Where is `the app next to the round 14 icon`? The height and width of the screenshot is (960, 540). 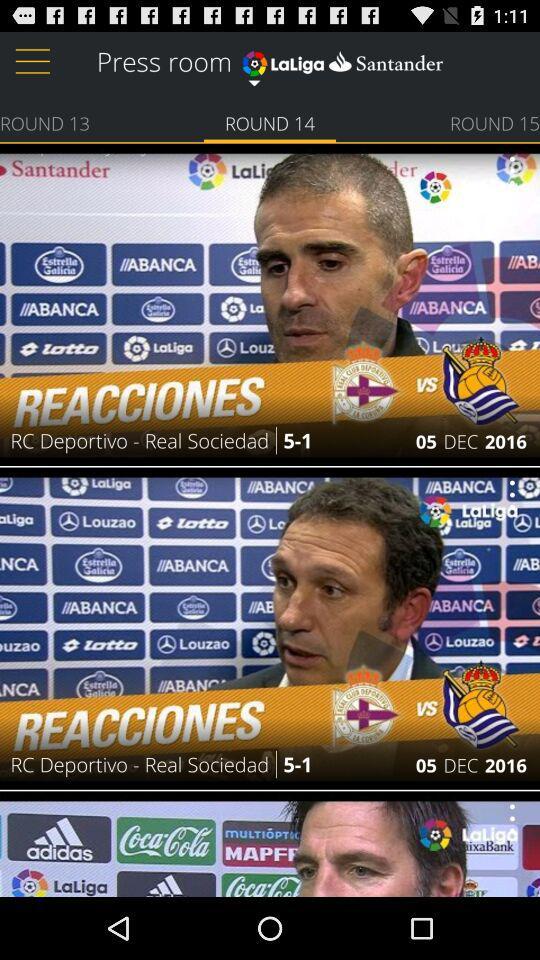
the app next to the round 14 icon is located at coordinates (44, 121).